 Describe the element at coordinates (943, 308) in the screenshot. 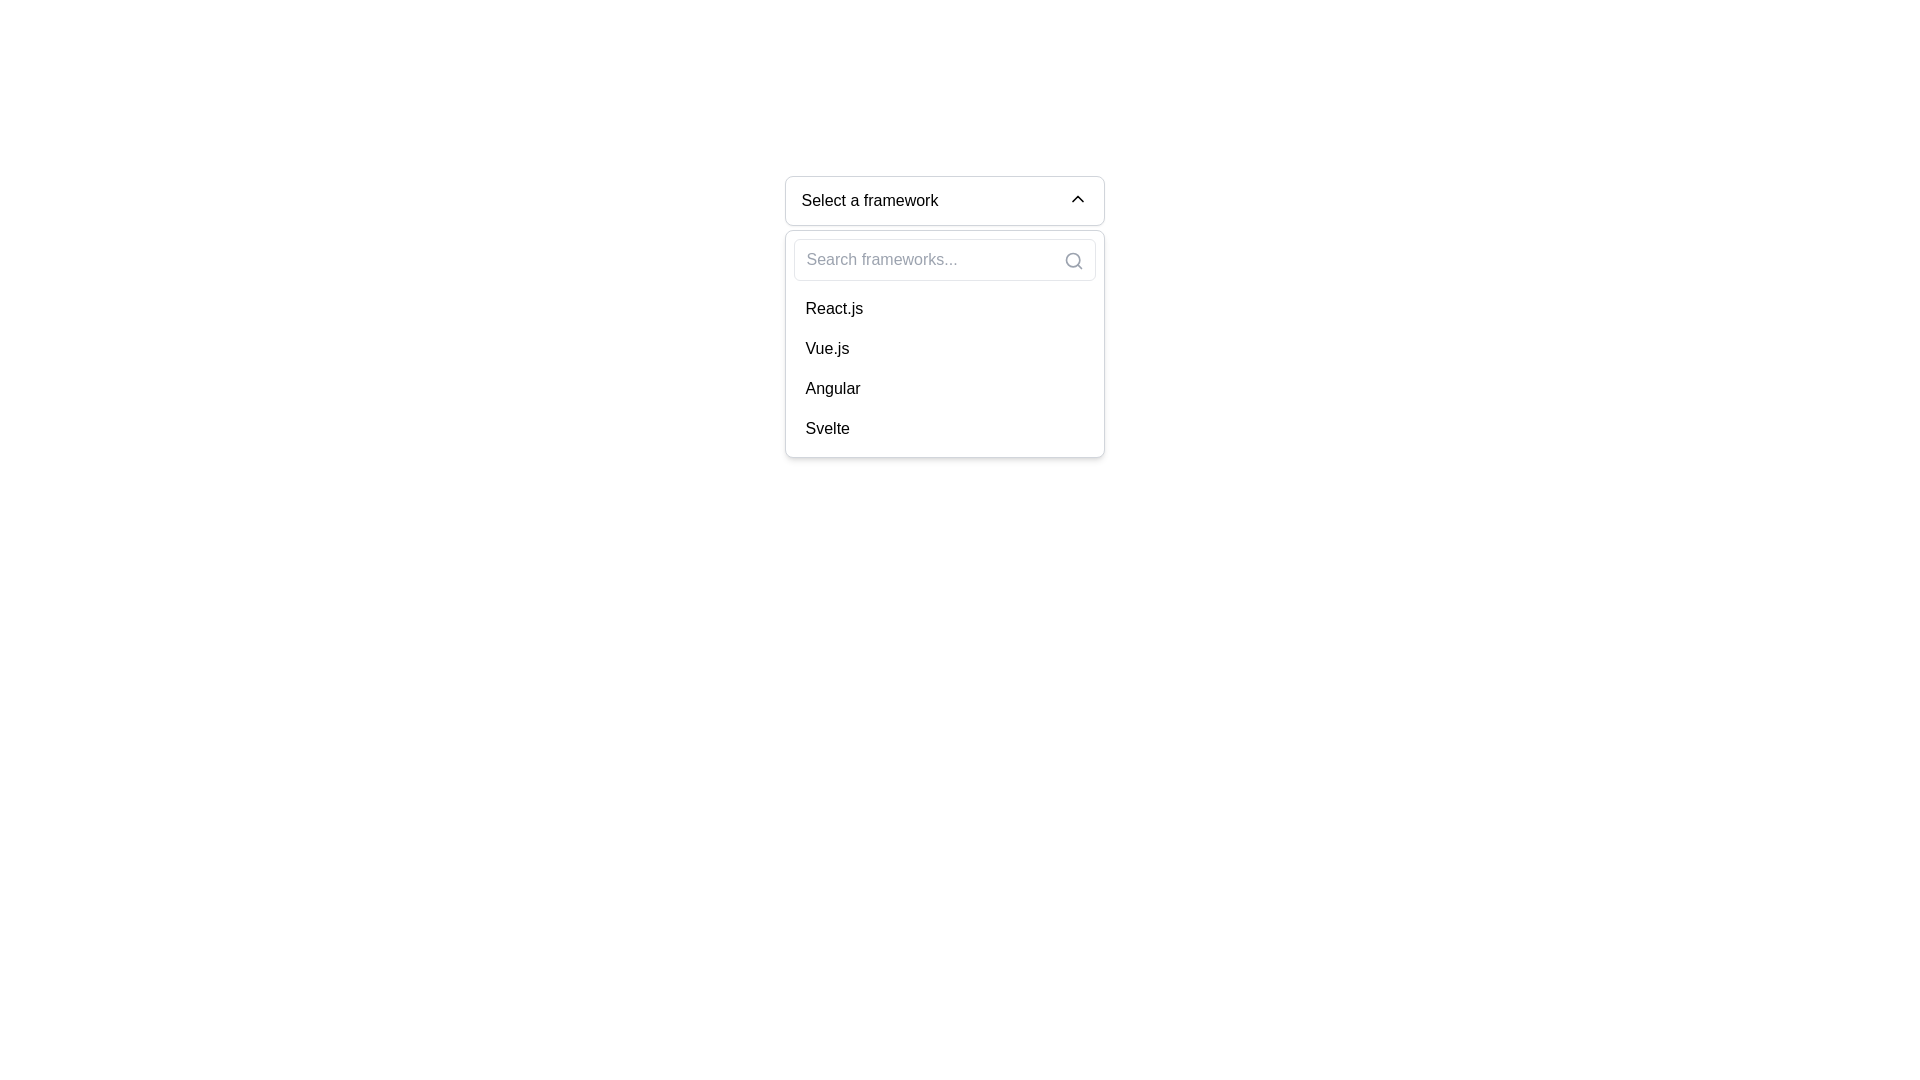

I see `the first item in the dropdown menu list` at that location.